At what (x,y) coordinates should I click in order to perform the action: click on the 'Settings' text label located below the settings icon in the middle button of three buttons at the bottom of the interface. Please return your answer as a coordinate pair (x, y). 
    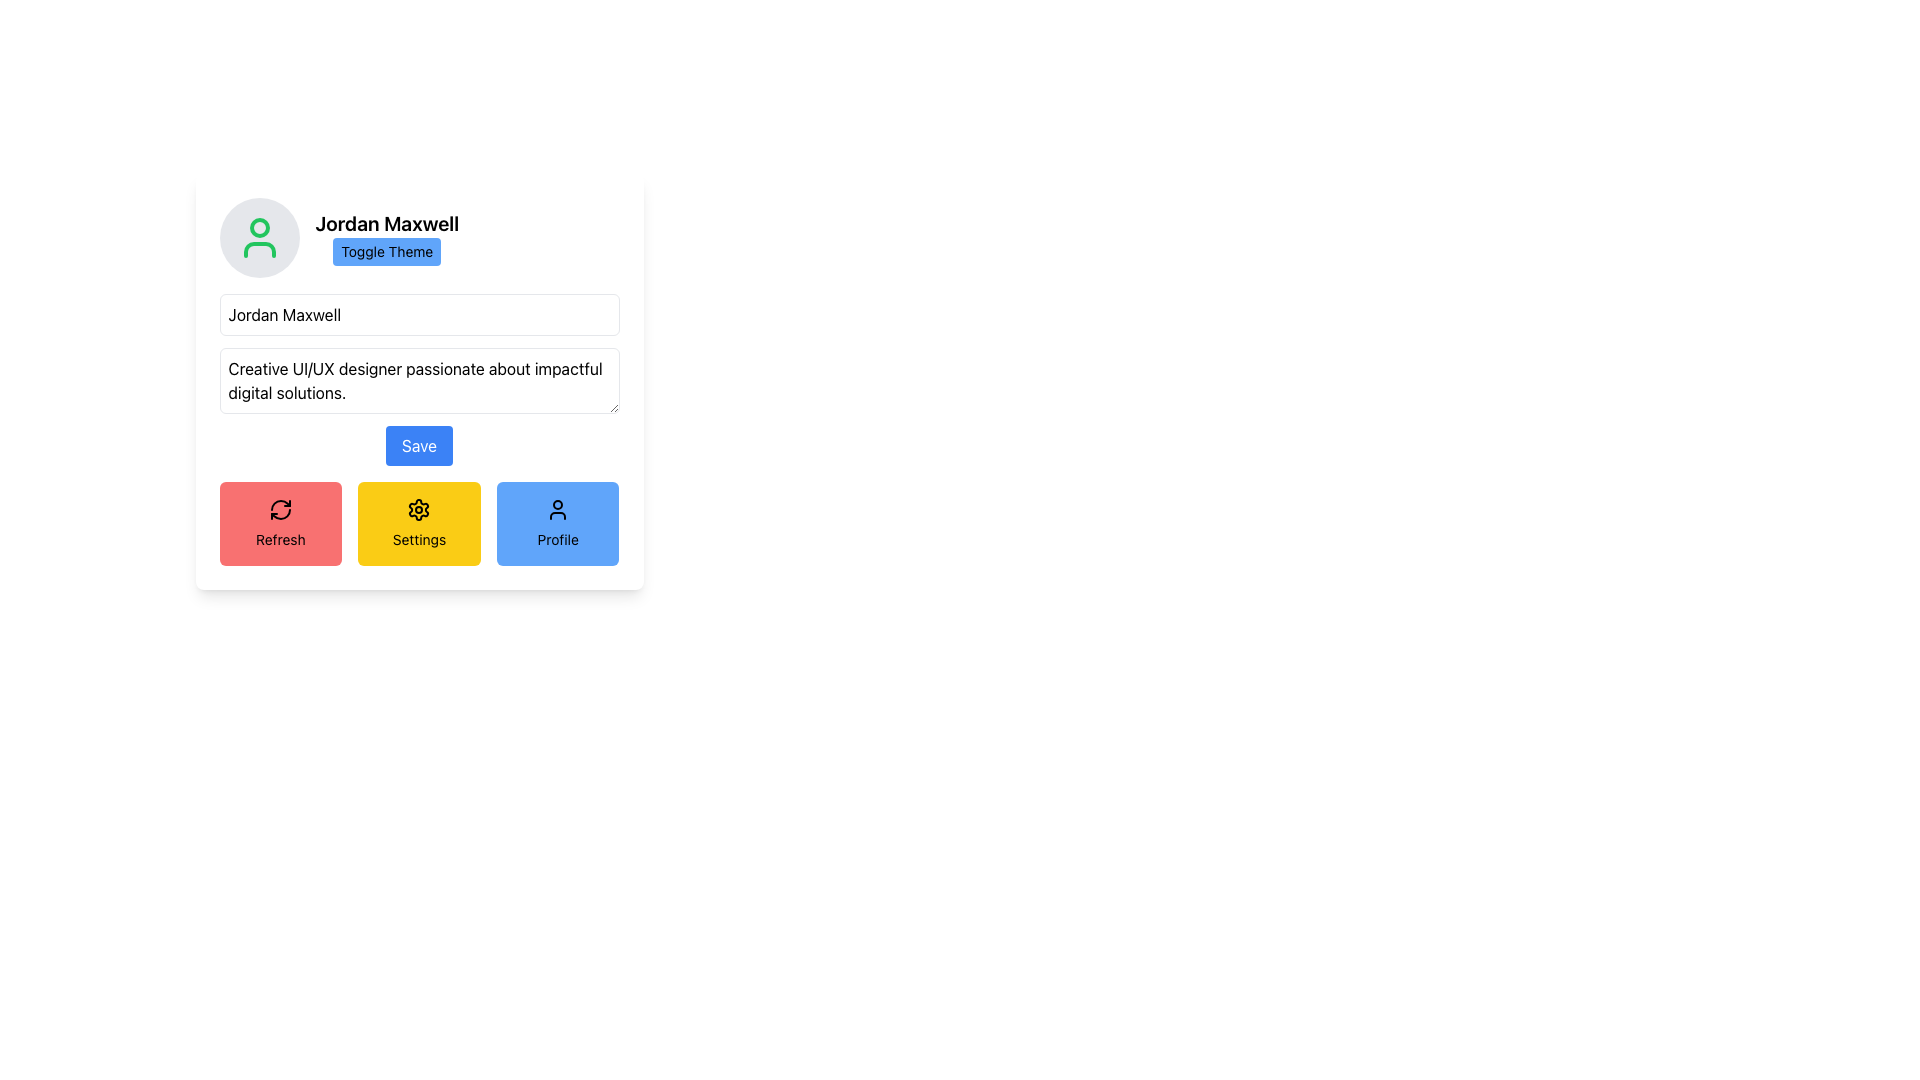
    Looking at the image, I should click on (418, 540).